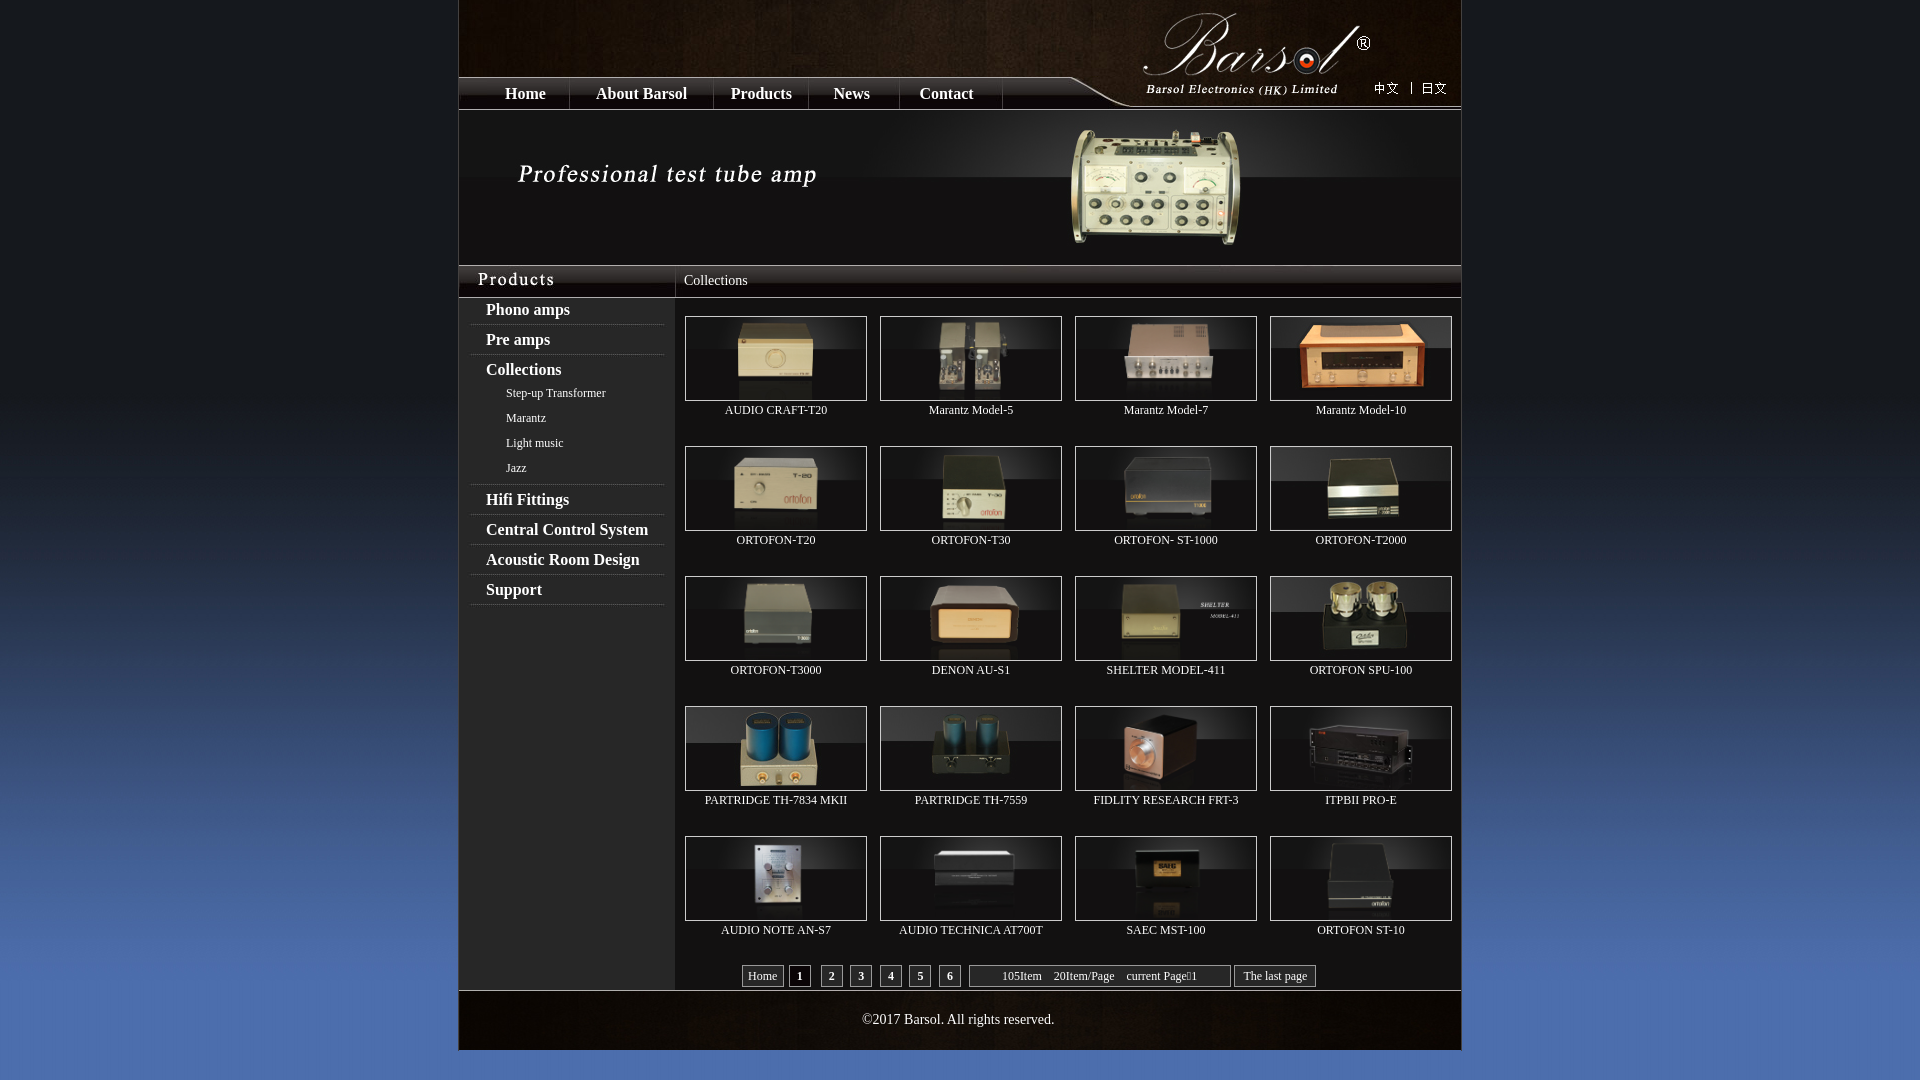  Describe the element at coordinates (970, 798) in the screenshot. I see `'PARTRIDGE TH-7559'` at that location.